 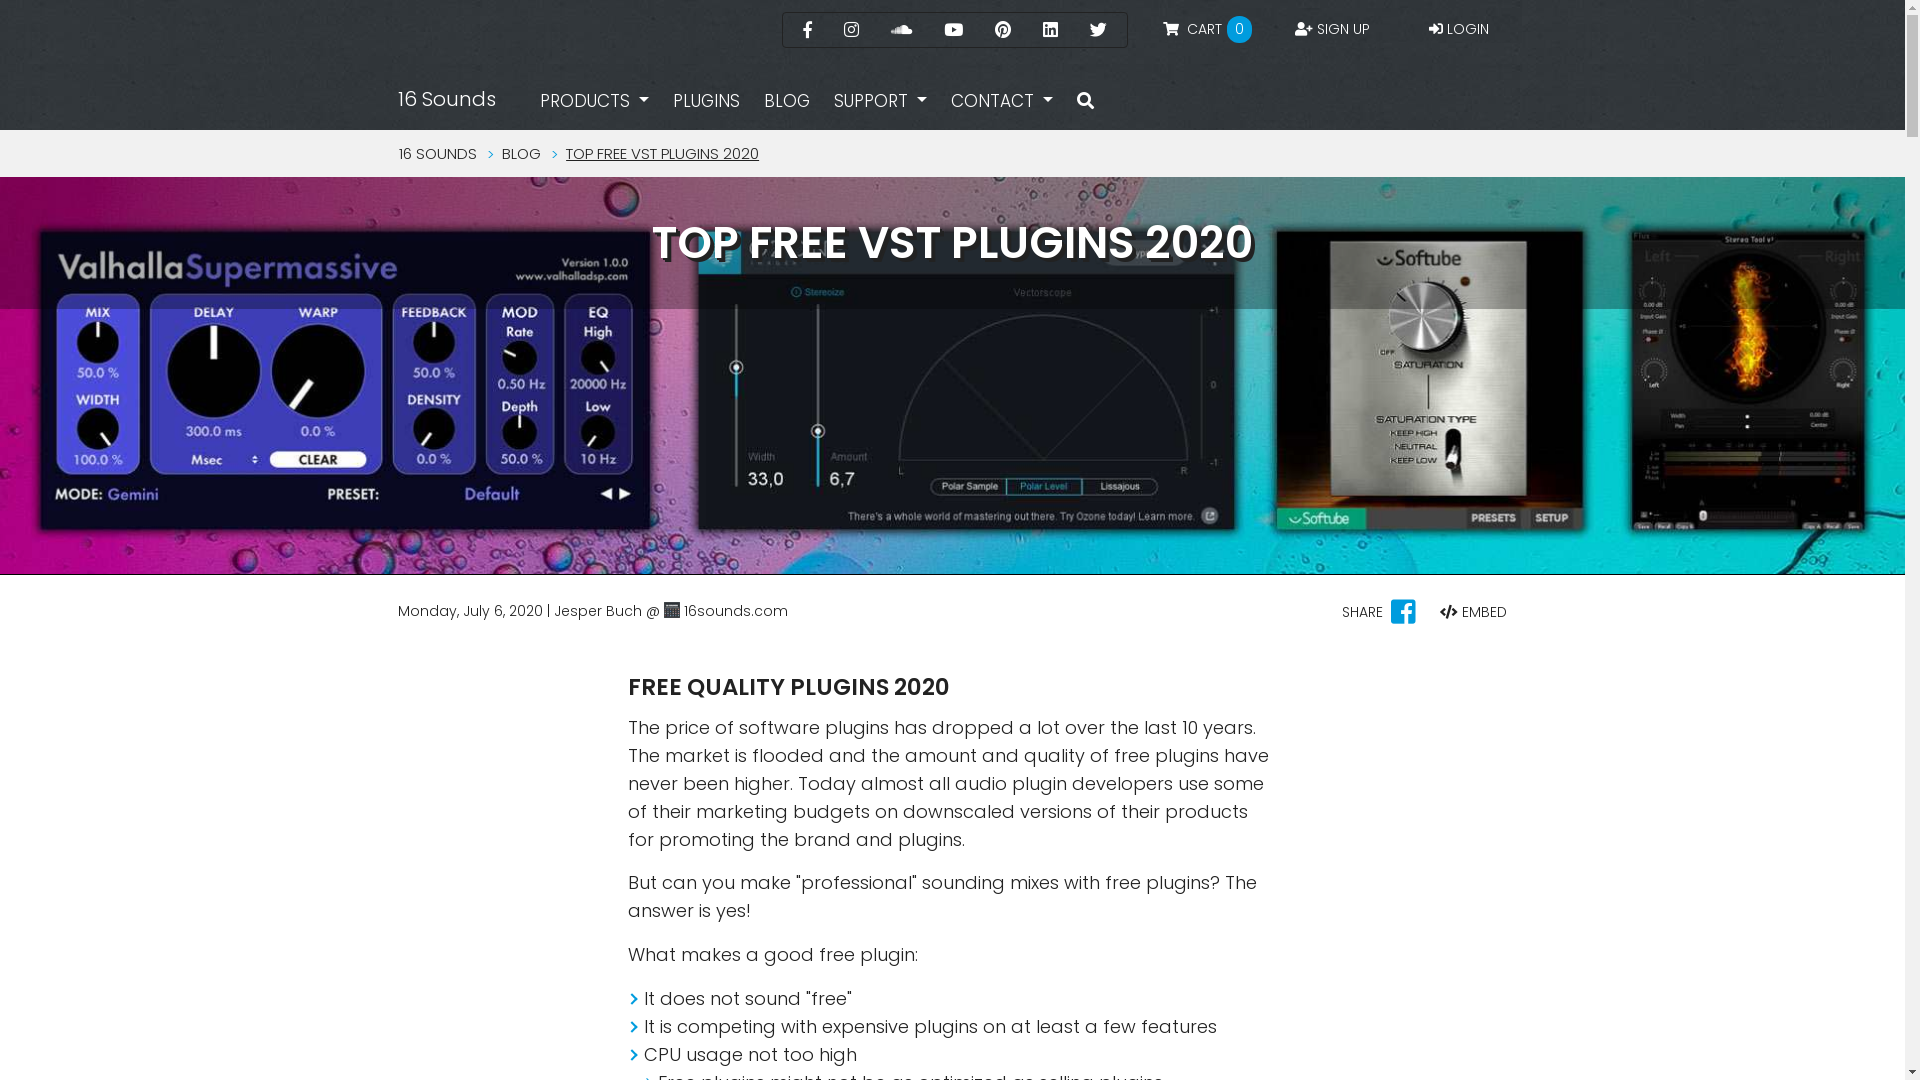 I want to click on 'PLUGINS', so click(x=706, y=100).